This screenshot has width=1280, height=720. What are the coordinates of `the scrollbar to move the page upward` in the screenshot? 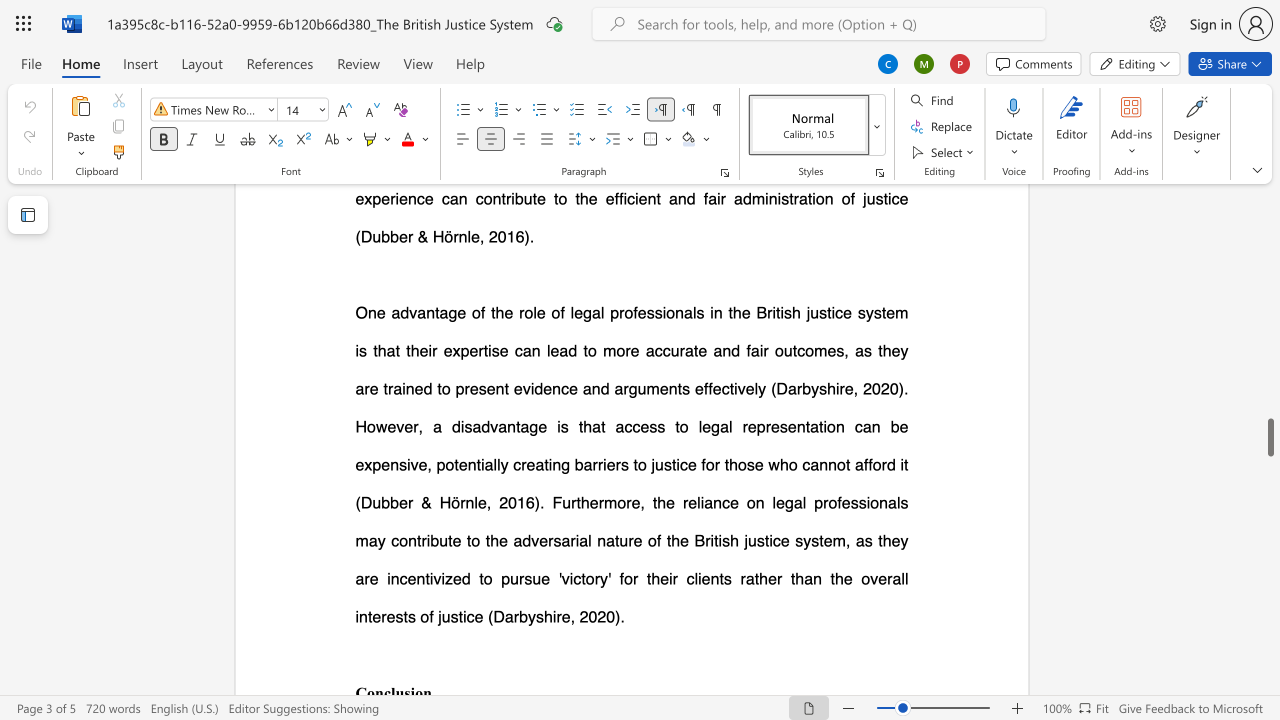 It's located at (1269, 408).